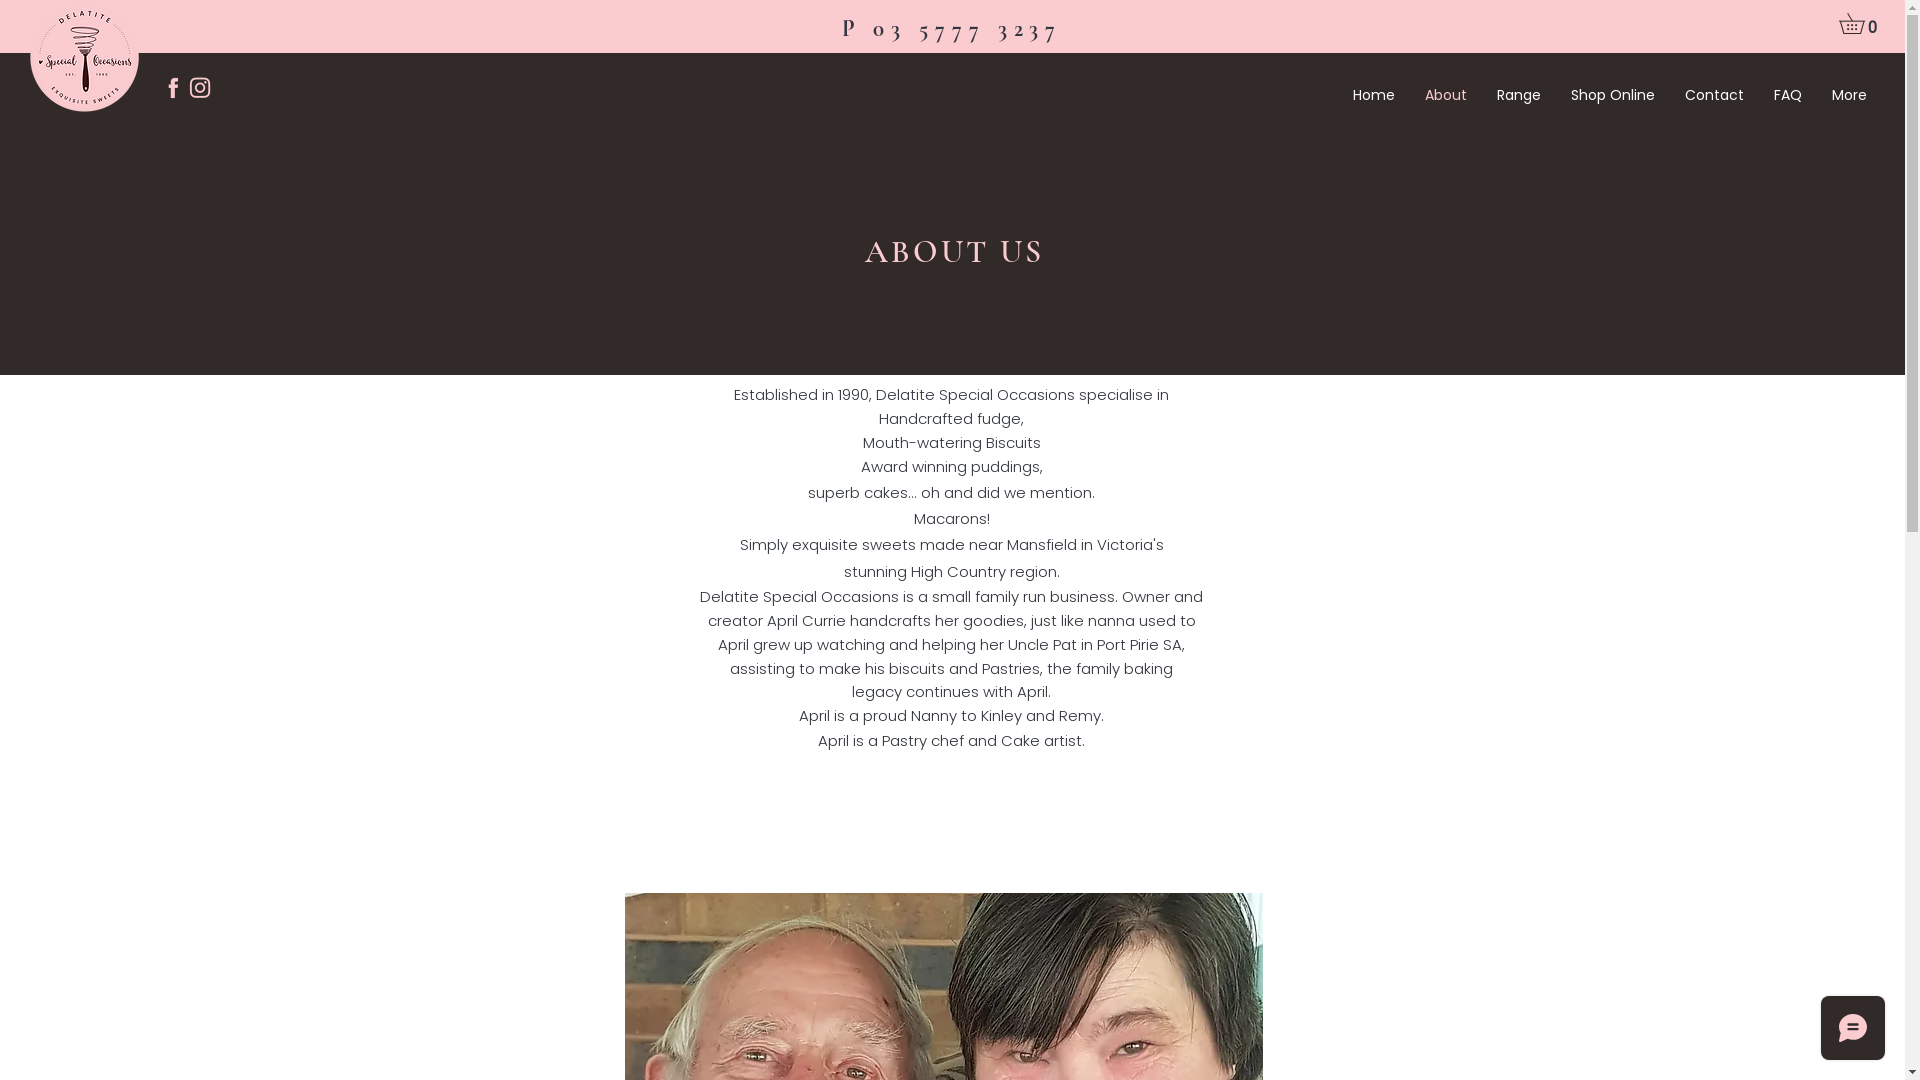 This screenshot has width=1920, height=1080. Describe the element at coordinates (1372, 95) in the screenshot. I see `'Home'` at that location.